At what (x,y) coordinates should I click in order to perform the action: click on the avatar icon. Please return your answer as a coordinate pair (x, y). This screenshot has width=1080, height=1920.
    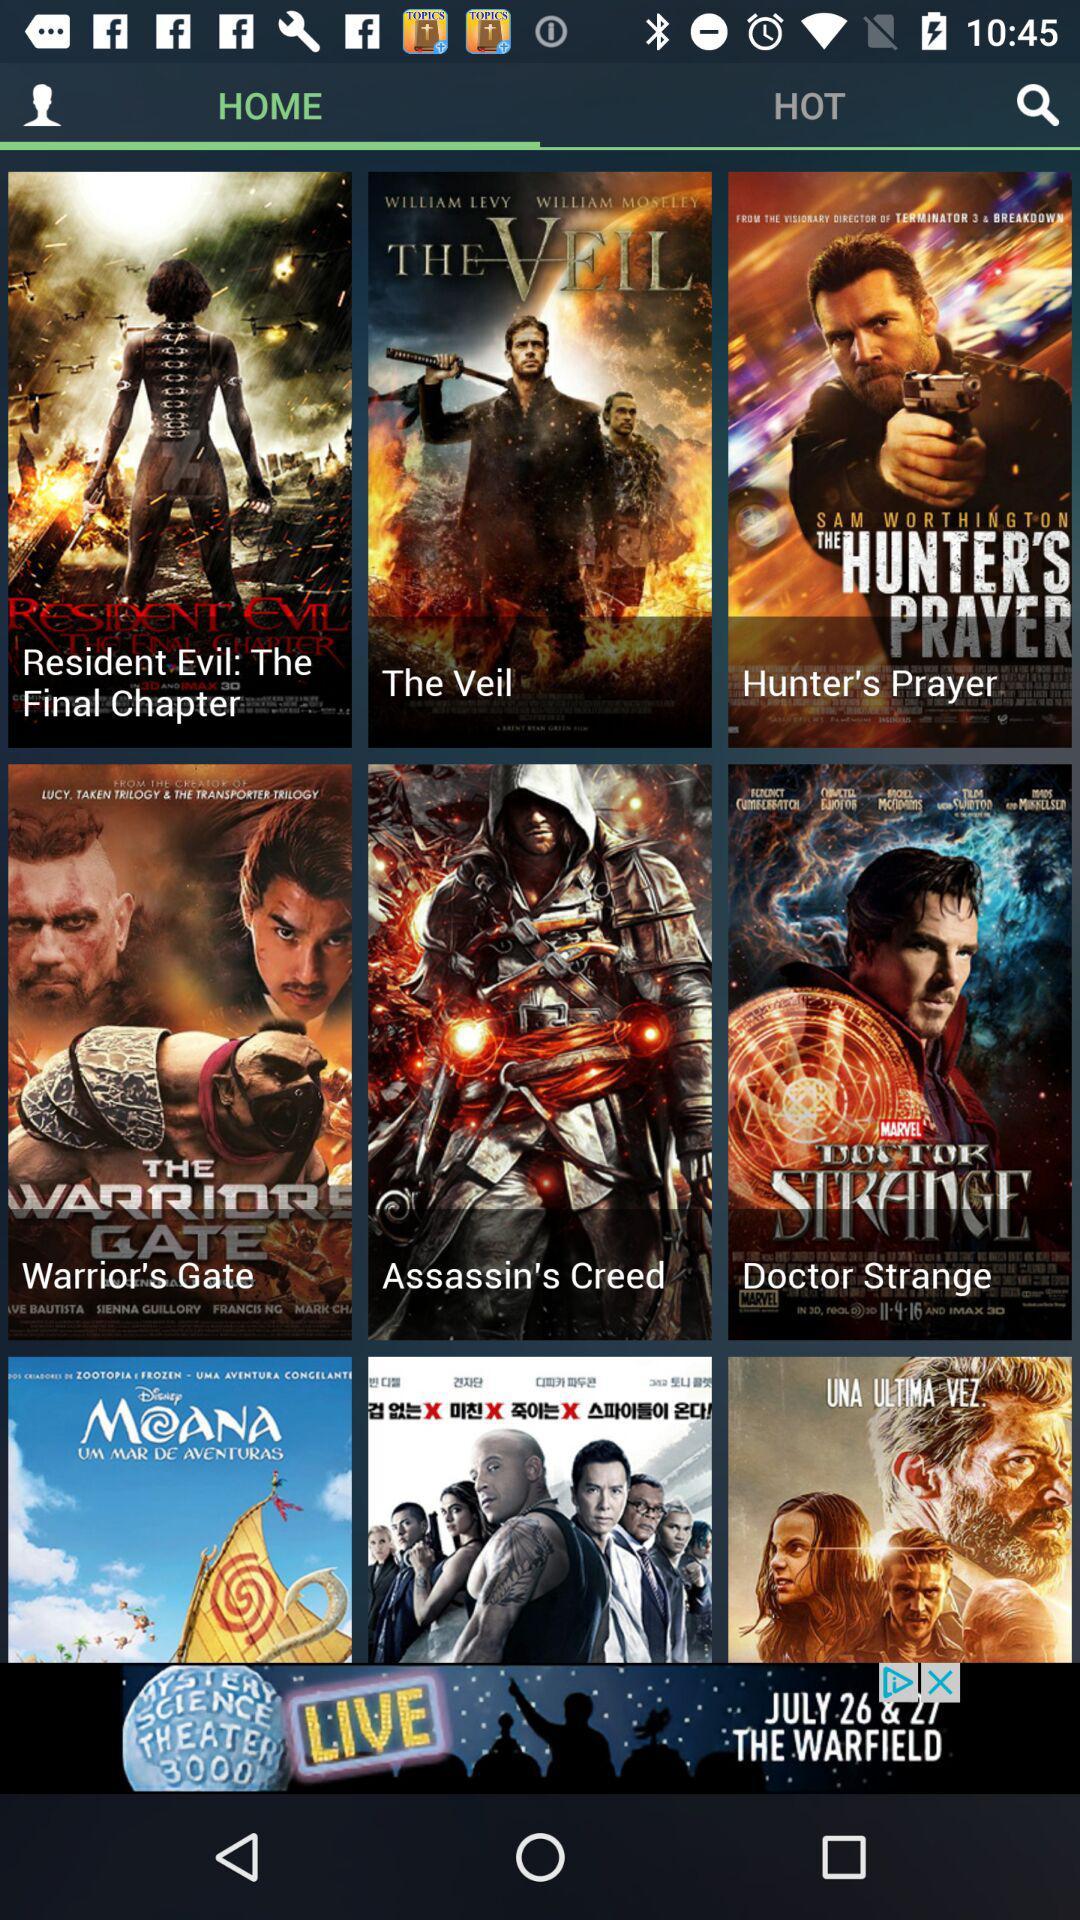
    Looking at the image, I should click on (42, 104).